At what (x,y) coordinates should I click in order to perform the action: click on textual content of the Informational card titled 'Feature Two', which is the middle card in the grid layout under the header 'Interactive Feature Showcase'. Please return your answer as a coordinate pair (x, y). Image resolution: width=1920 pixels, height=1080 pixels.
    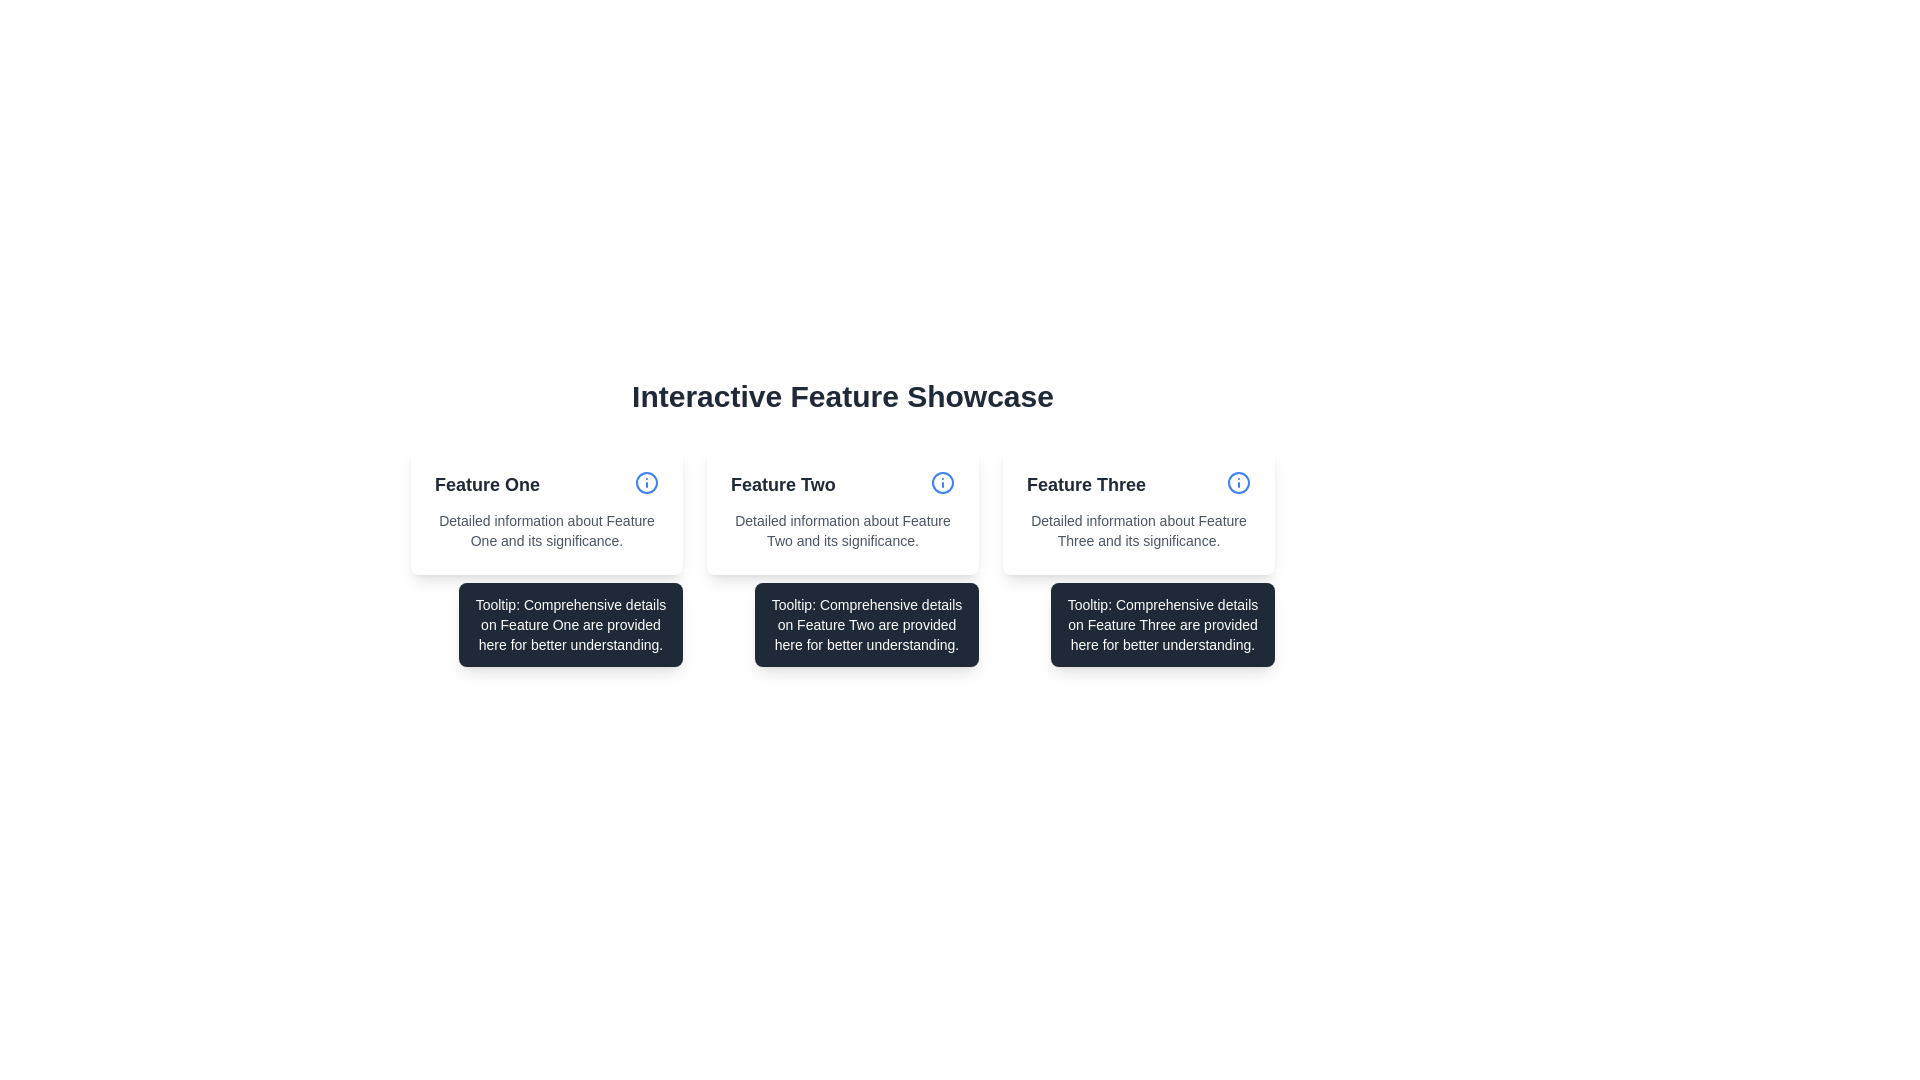
    Looking at the image, I should click on (843, 509).